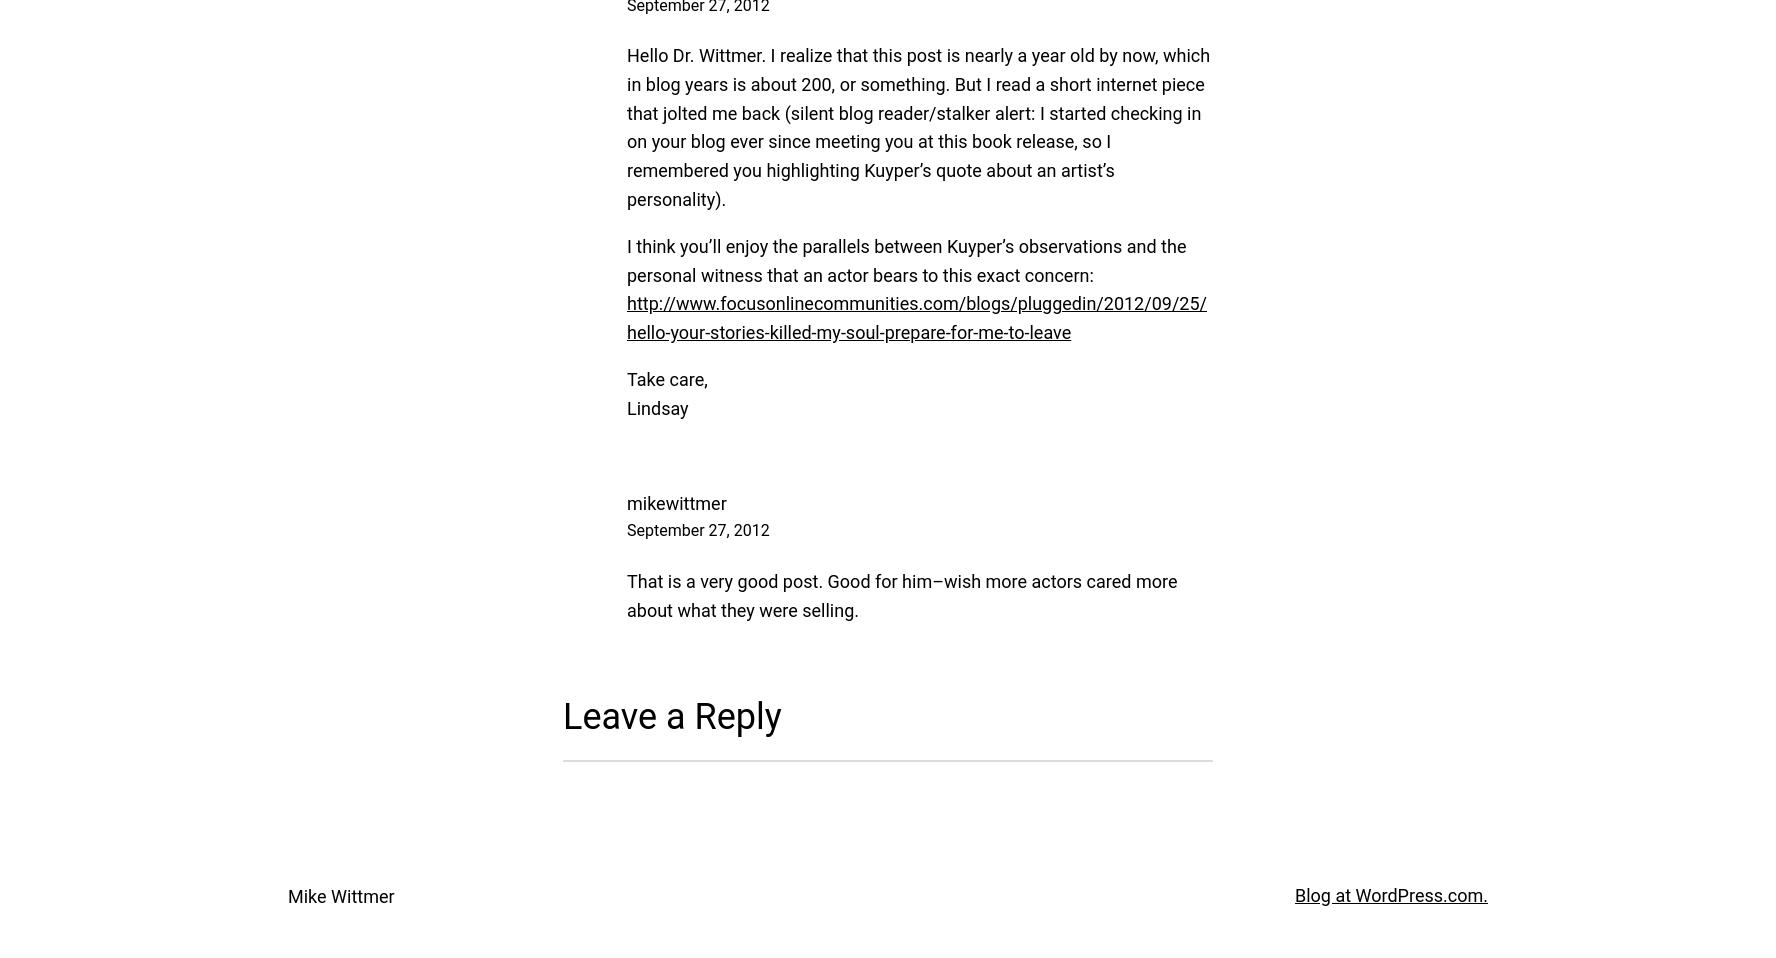  What do you see at coordinates (905, 260) in the screenshot?
I see `'I think you’ll enjoy the parallels between Kuyper’s observations and the personal witness that an actor bears to this exact concern:'` at bounding box center [905, 260].